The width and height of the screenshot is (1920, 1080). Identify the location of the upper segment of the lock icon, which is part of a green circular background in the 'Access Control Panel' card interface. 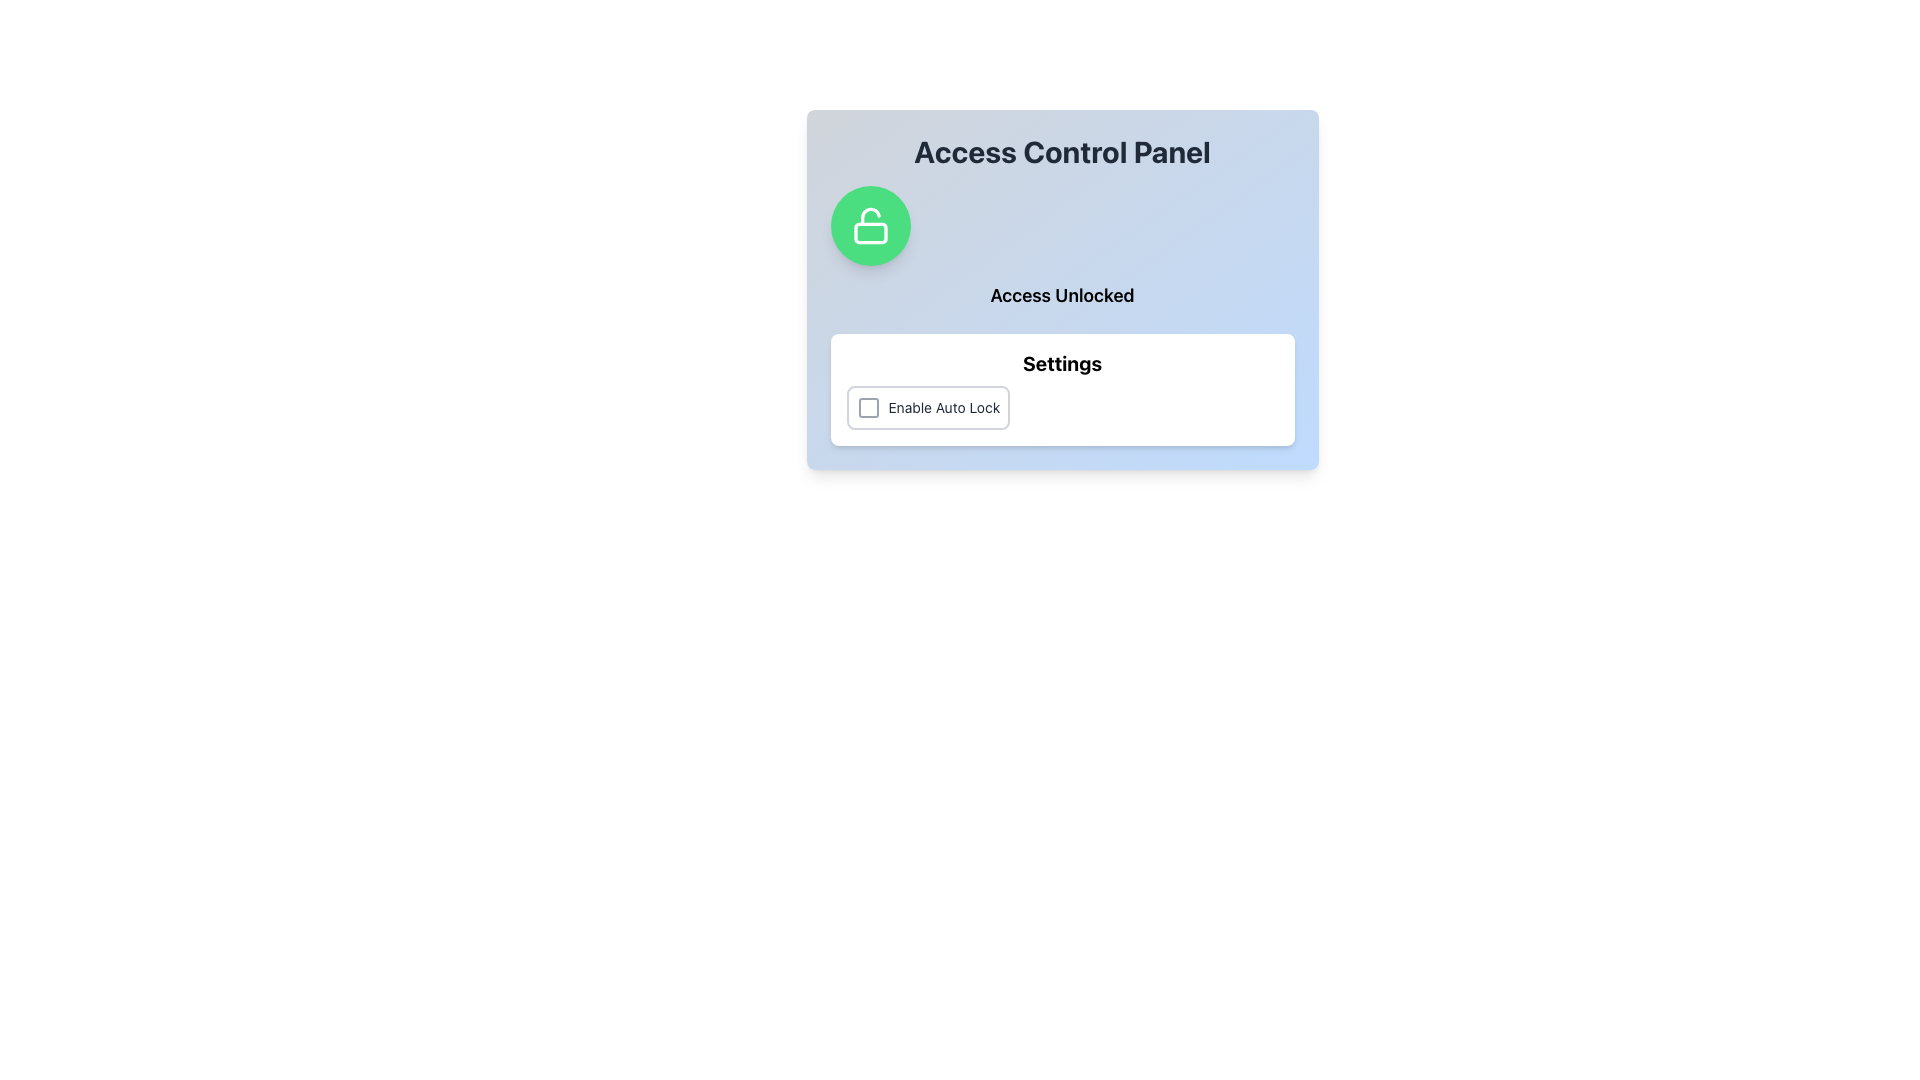
(870, 216).